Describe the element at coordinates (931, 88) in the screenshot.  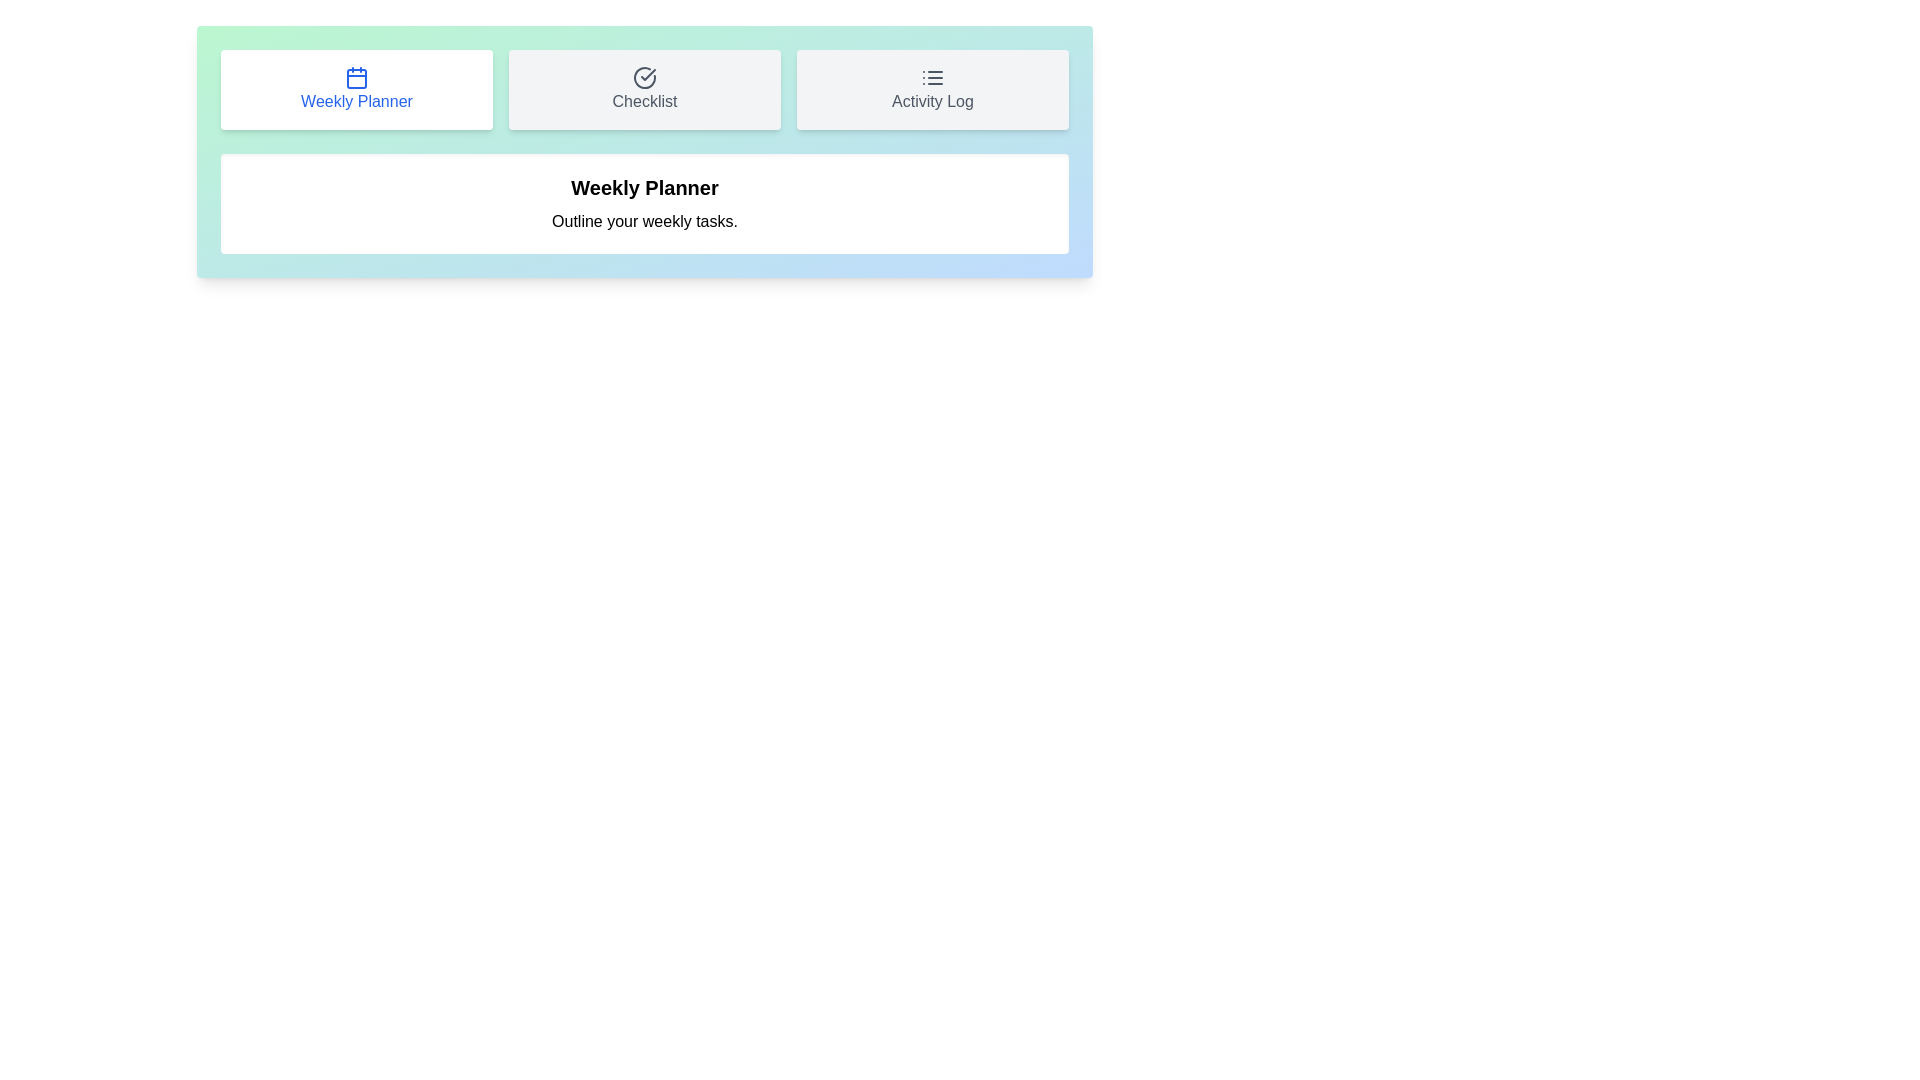
I see `the tab button labeled Activity Log` at that location.